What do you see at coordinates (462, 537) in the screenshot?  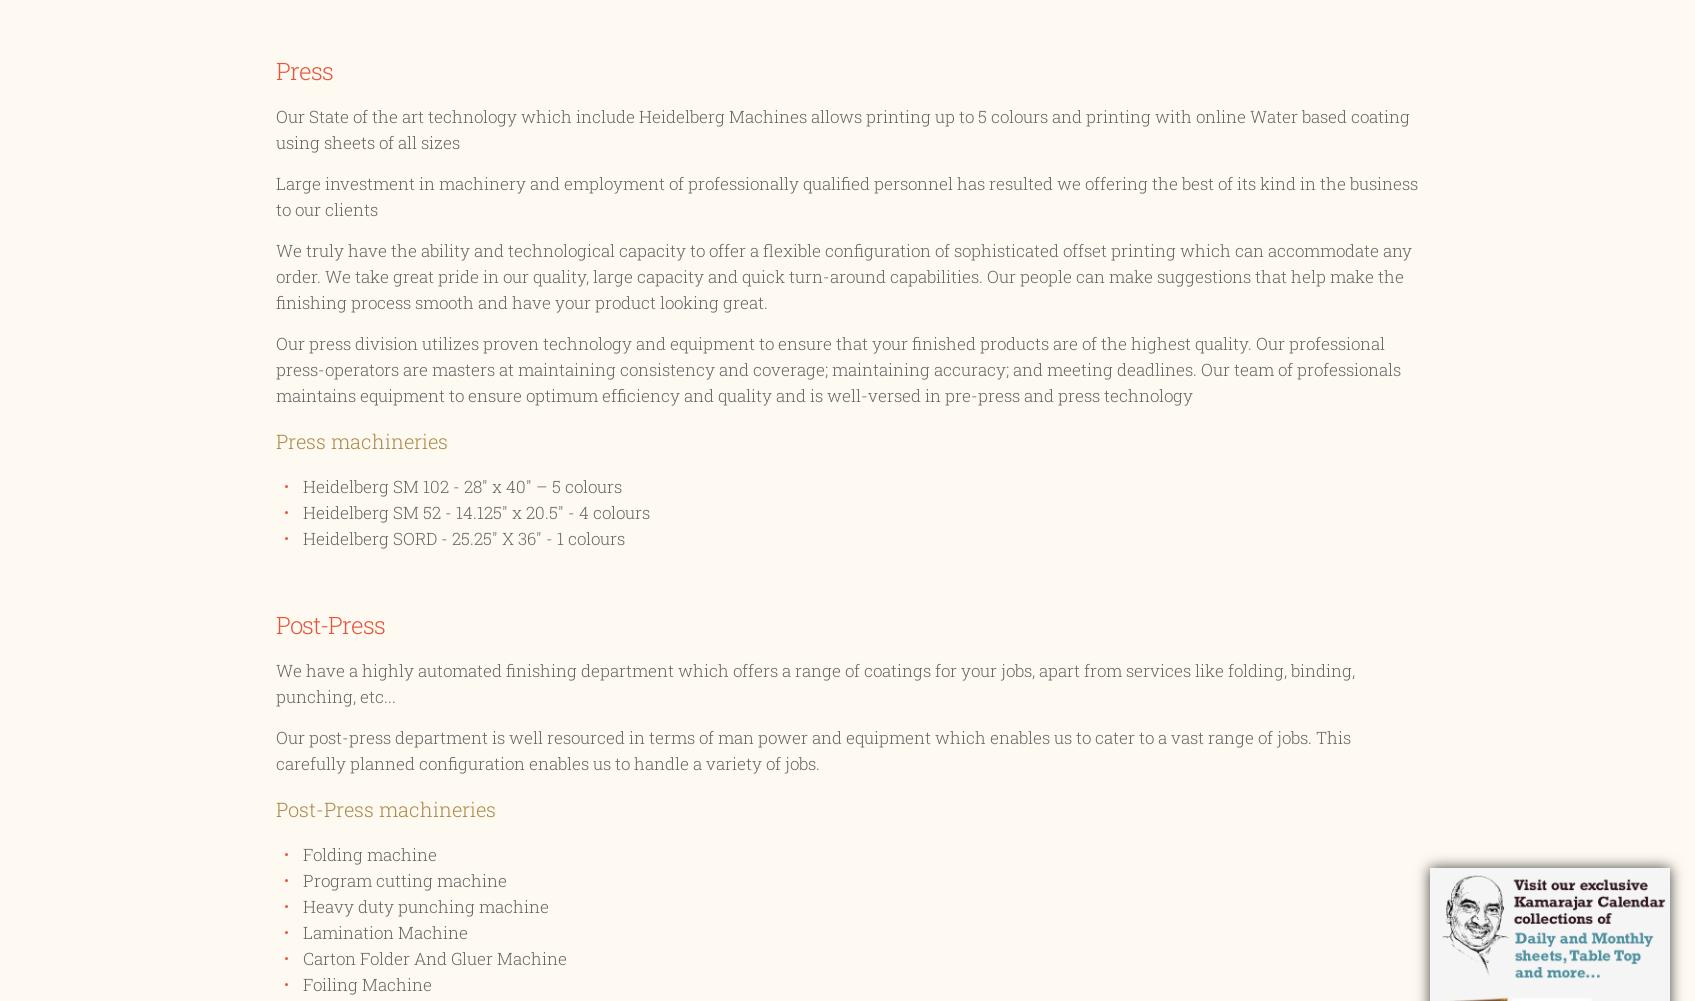 I see `'Heidelberg SORD - 25.25" X 36" - 1 colours'` at bounding box center [462, 537].